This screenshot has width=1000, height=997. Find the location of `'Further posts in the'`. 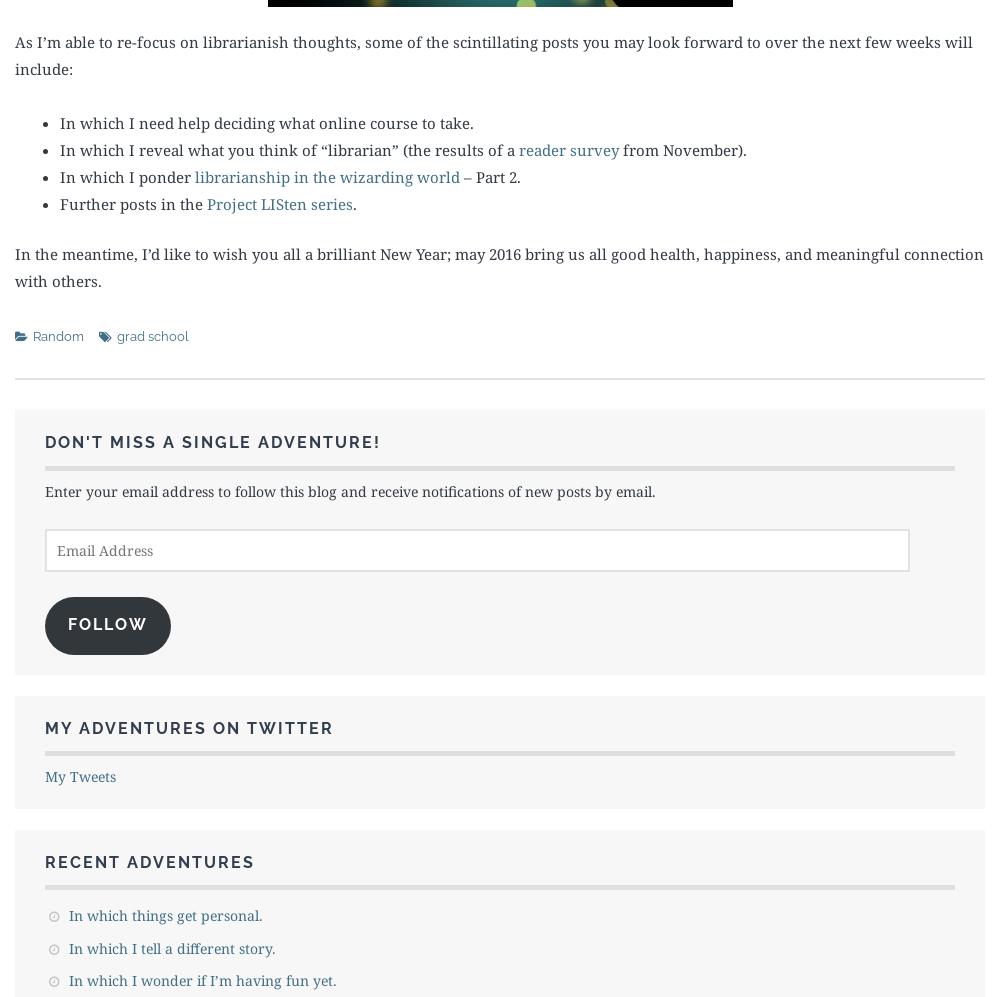

'Further posts in the' is located at coordinates (133, 203).